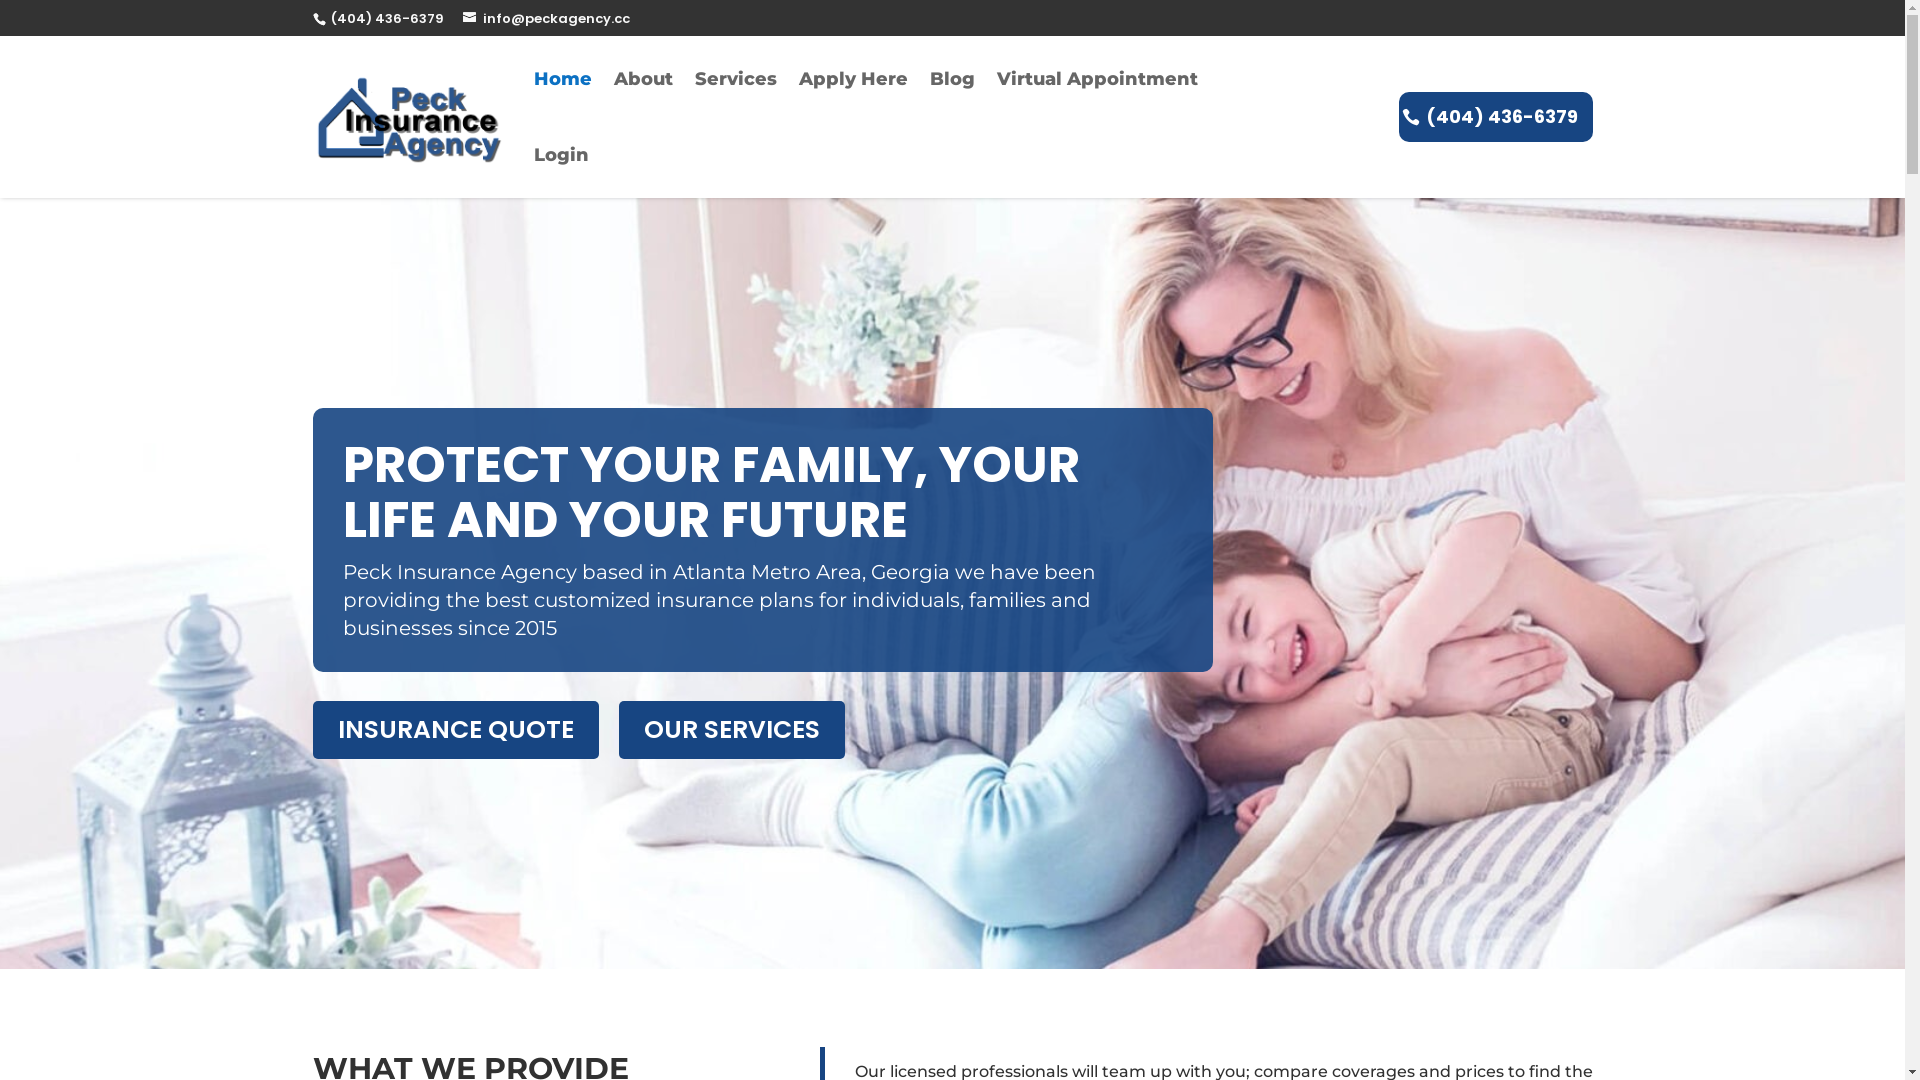  Describe the element at coordinates (561, 77) in the screenshot. I see `'Home'` at that location.